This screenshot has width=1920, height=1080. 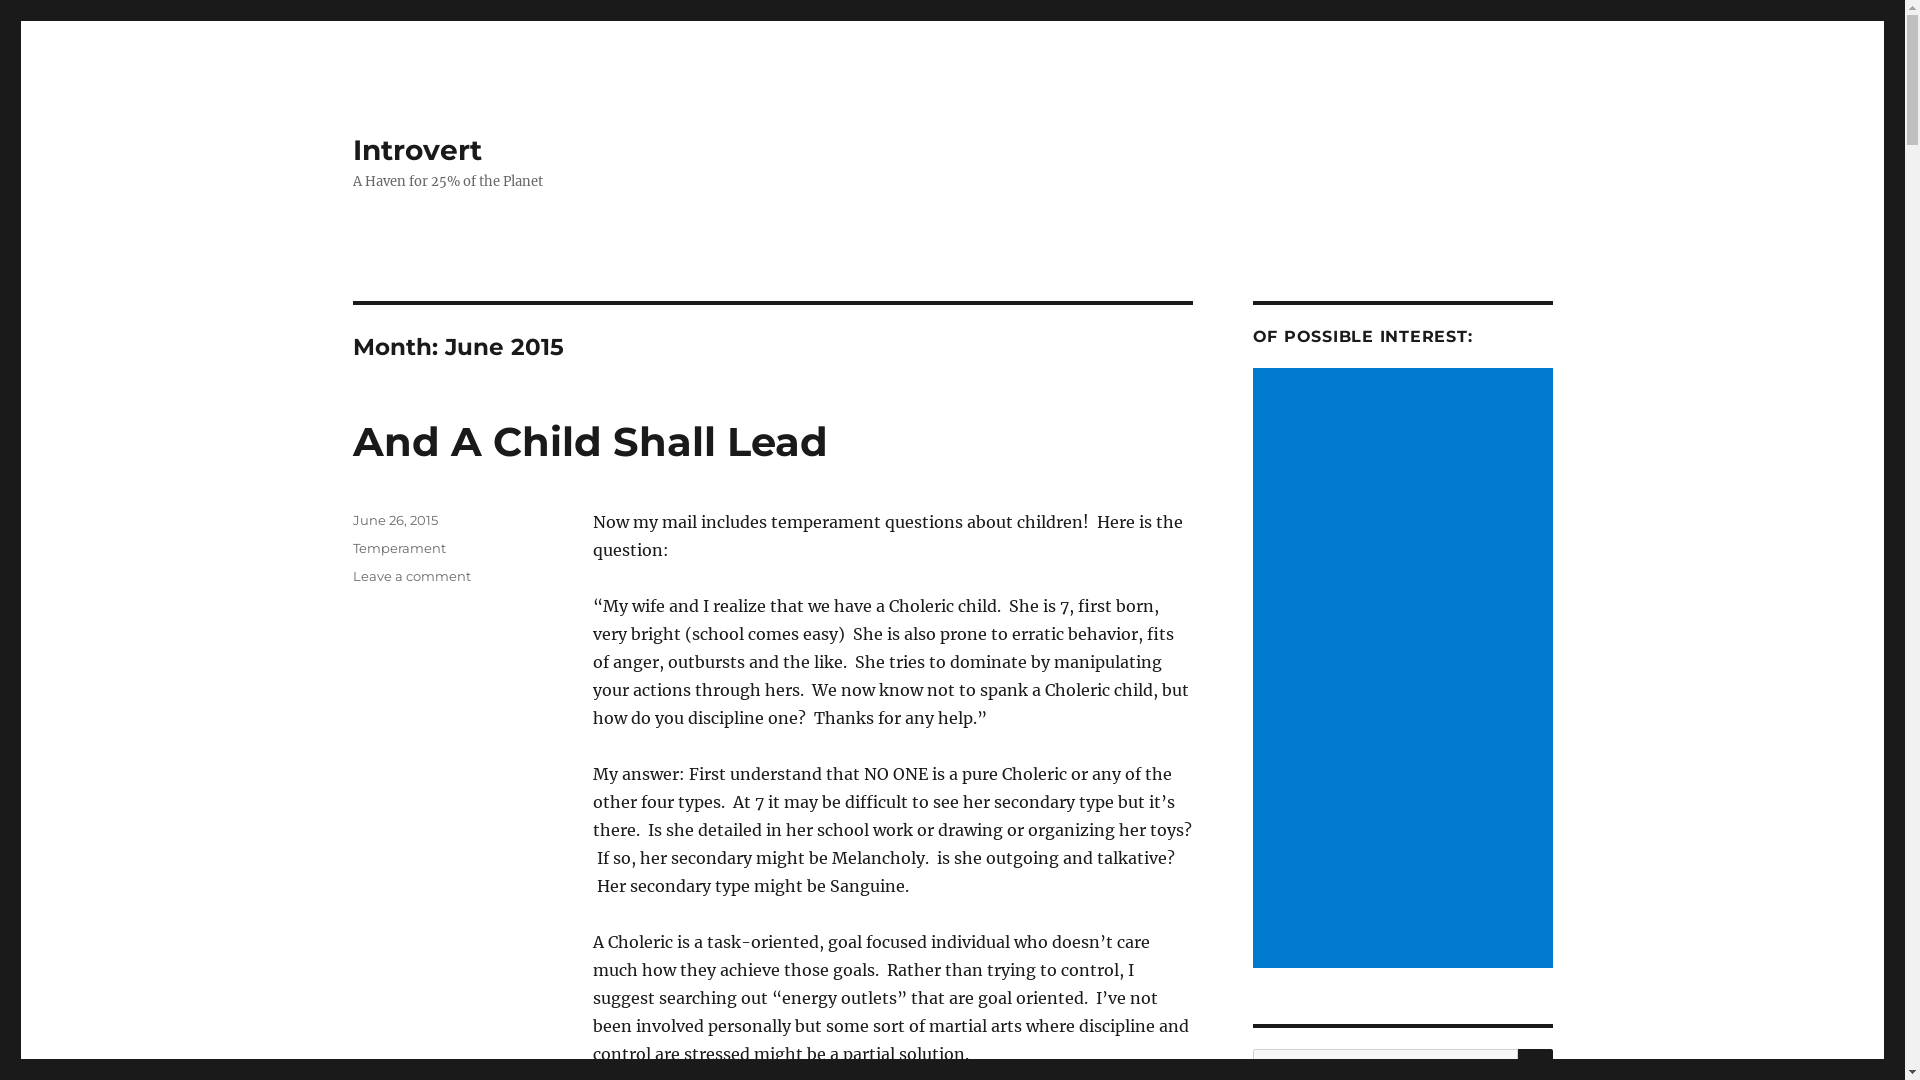 I want to click on 'Introvert', so click(x=415, y=149).